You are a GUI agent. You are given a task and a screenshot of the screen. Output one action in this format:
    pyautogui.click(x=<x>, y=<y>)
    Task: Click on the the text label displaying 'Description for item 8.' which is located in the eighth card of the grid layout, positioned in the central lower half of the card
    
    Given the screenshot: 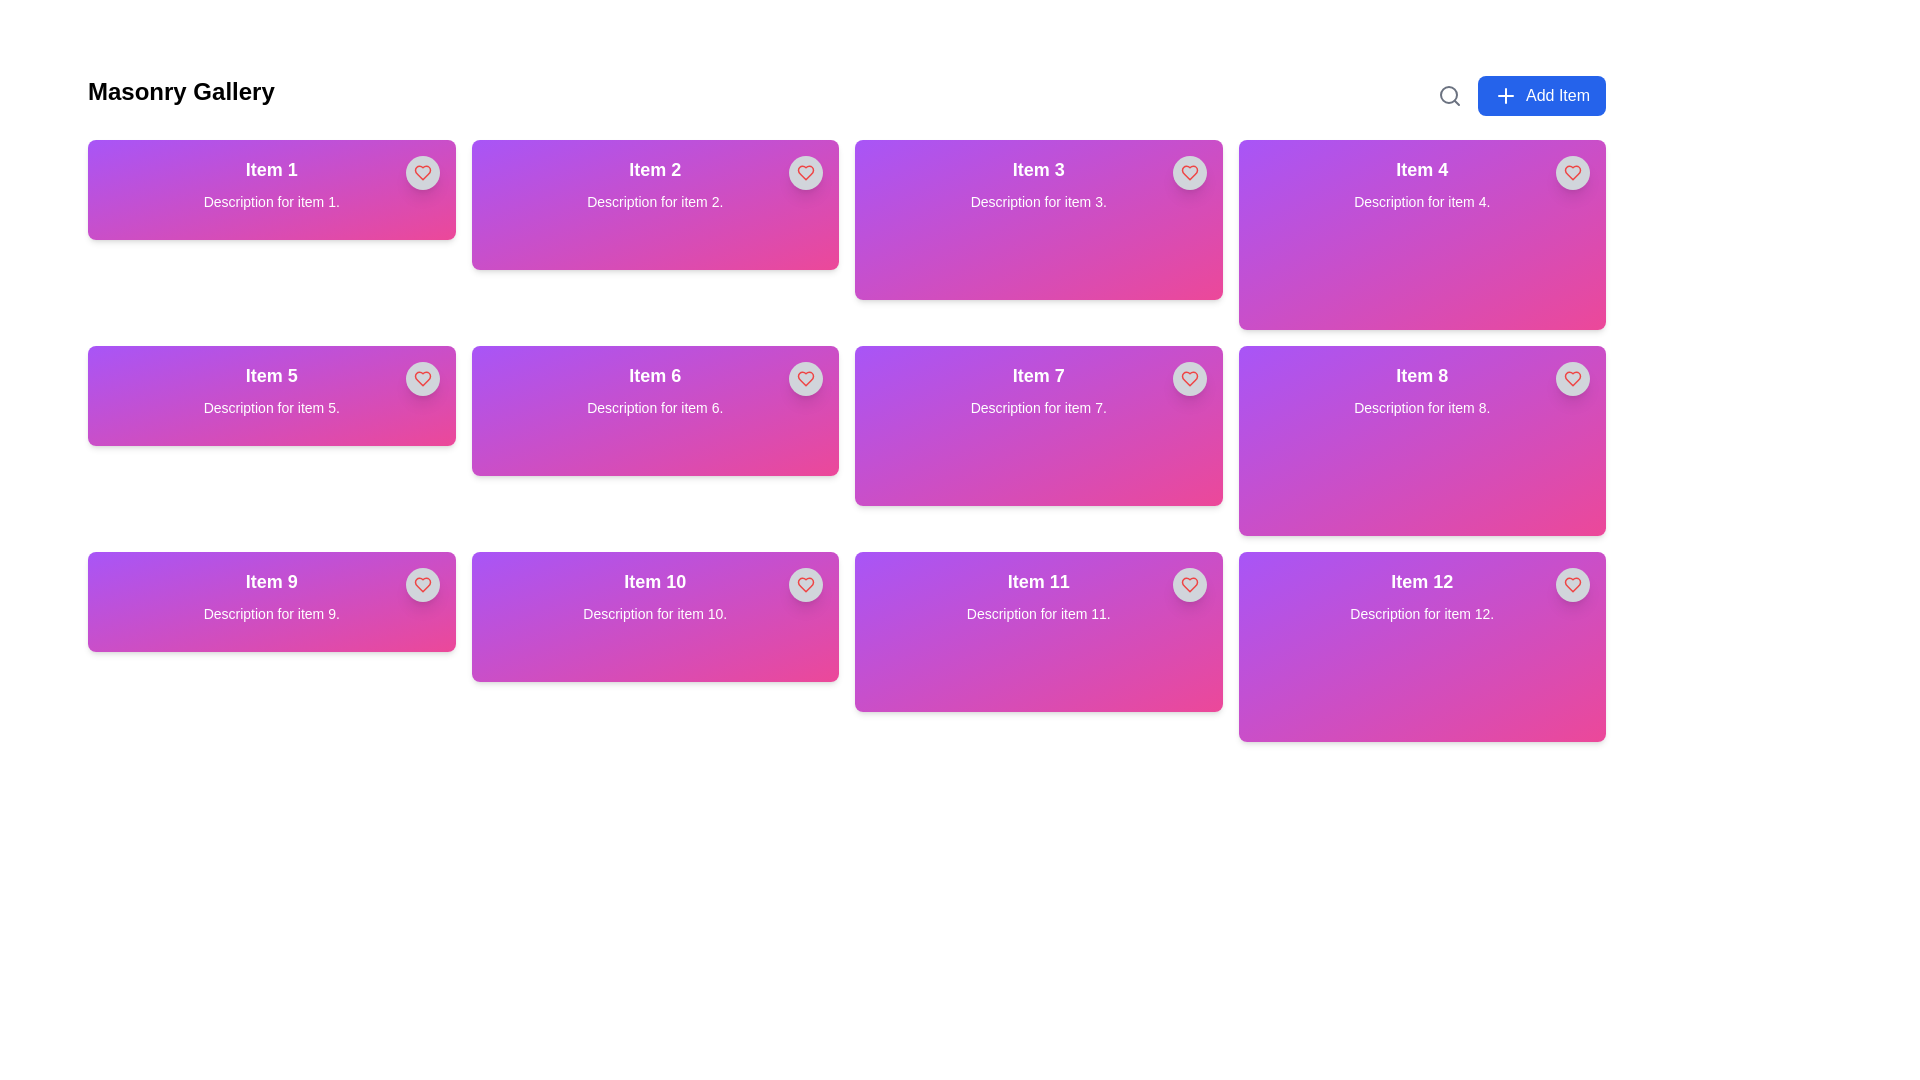 What is the action you would take?
    pyautogui.click(x=1421, y=407)
    